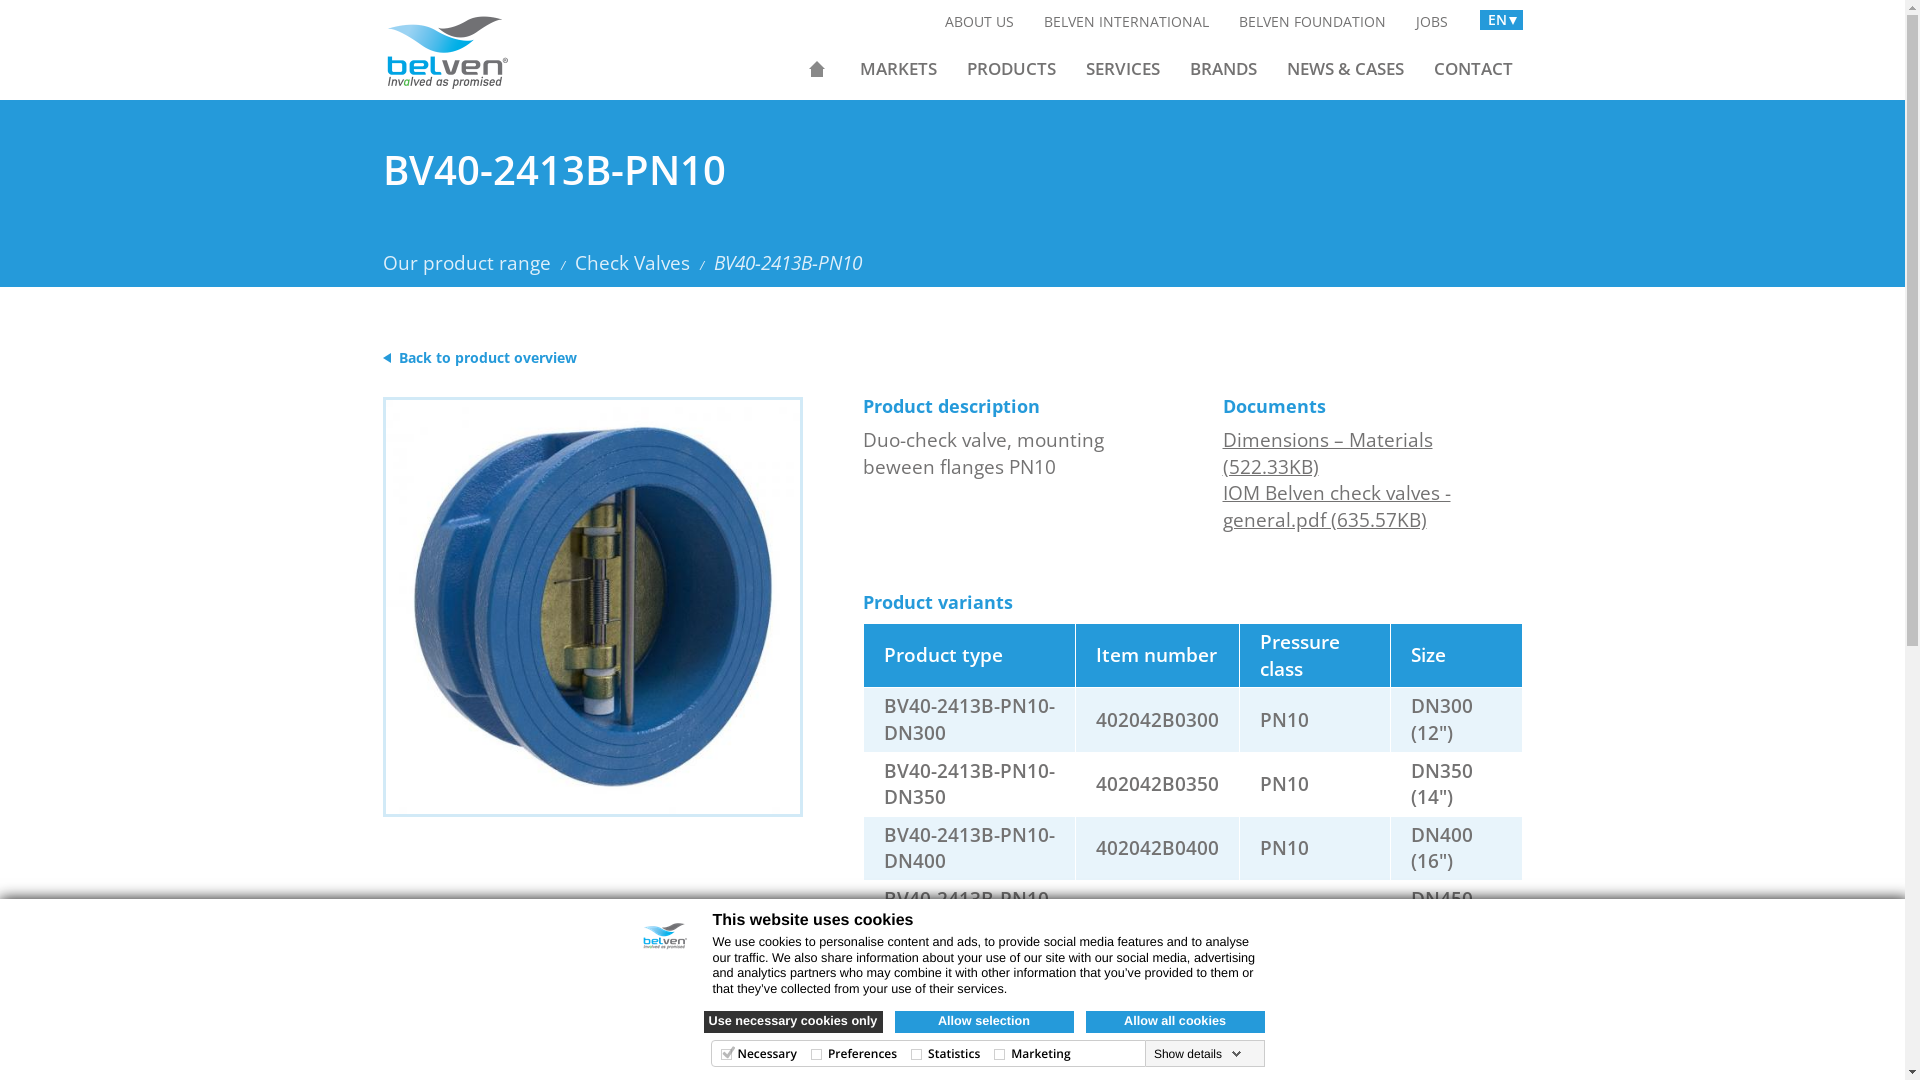  Describe the element at coordinates (1473, 67) in the screenshot. I see `'CONTACT'` at that location.